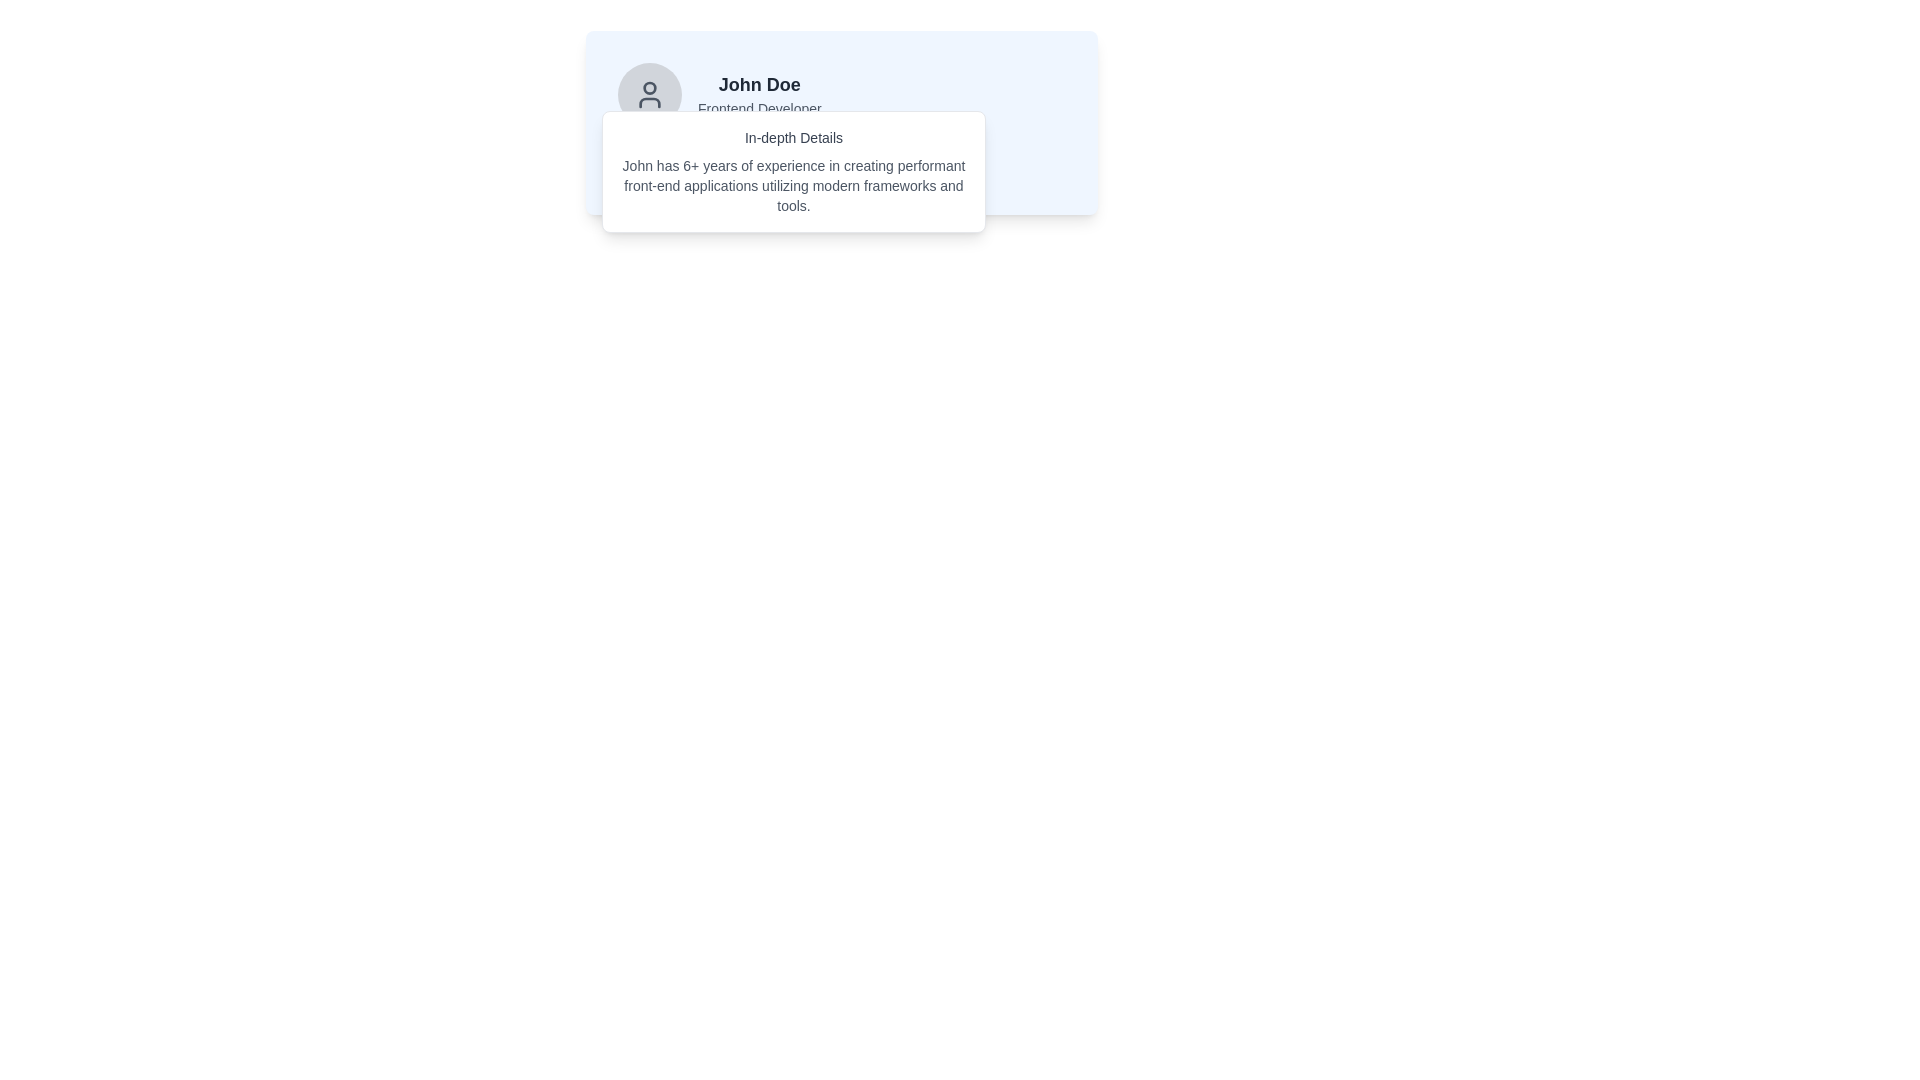 This screenshot has height=1080, width=1920. What do you see at coordinates (758, 83) in the screenshot?
I see `the title Text Label of the profile card, which is centrally located at the top and serves as the main identifier for the user profile` at bounding box center [758, 83].